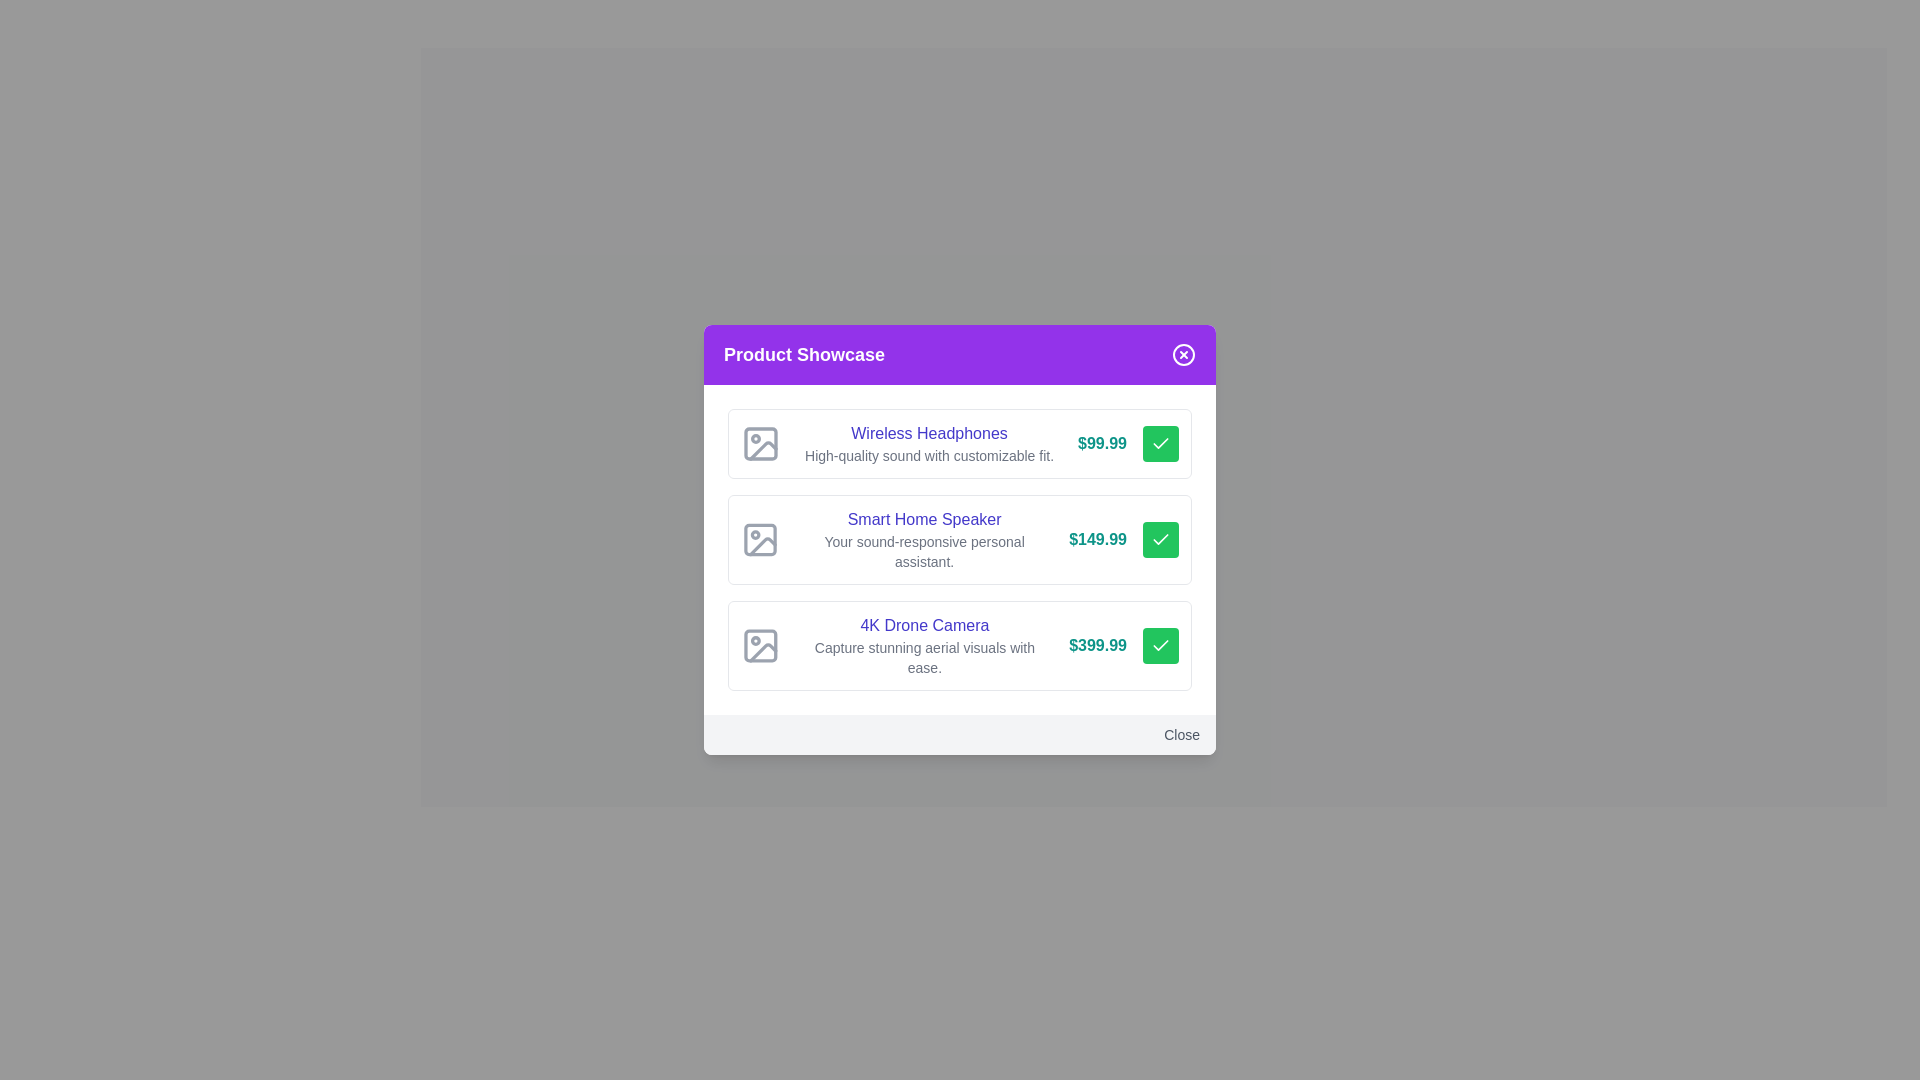  What do you see at coordinates (923, 645) in the screenshot?
I see `the Text Label displaying '4K Drone Camera' which is located between 'Smart Home Speaker' and 'Close' in the product showcase list` at bounding box center [923, 645].